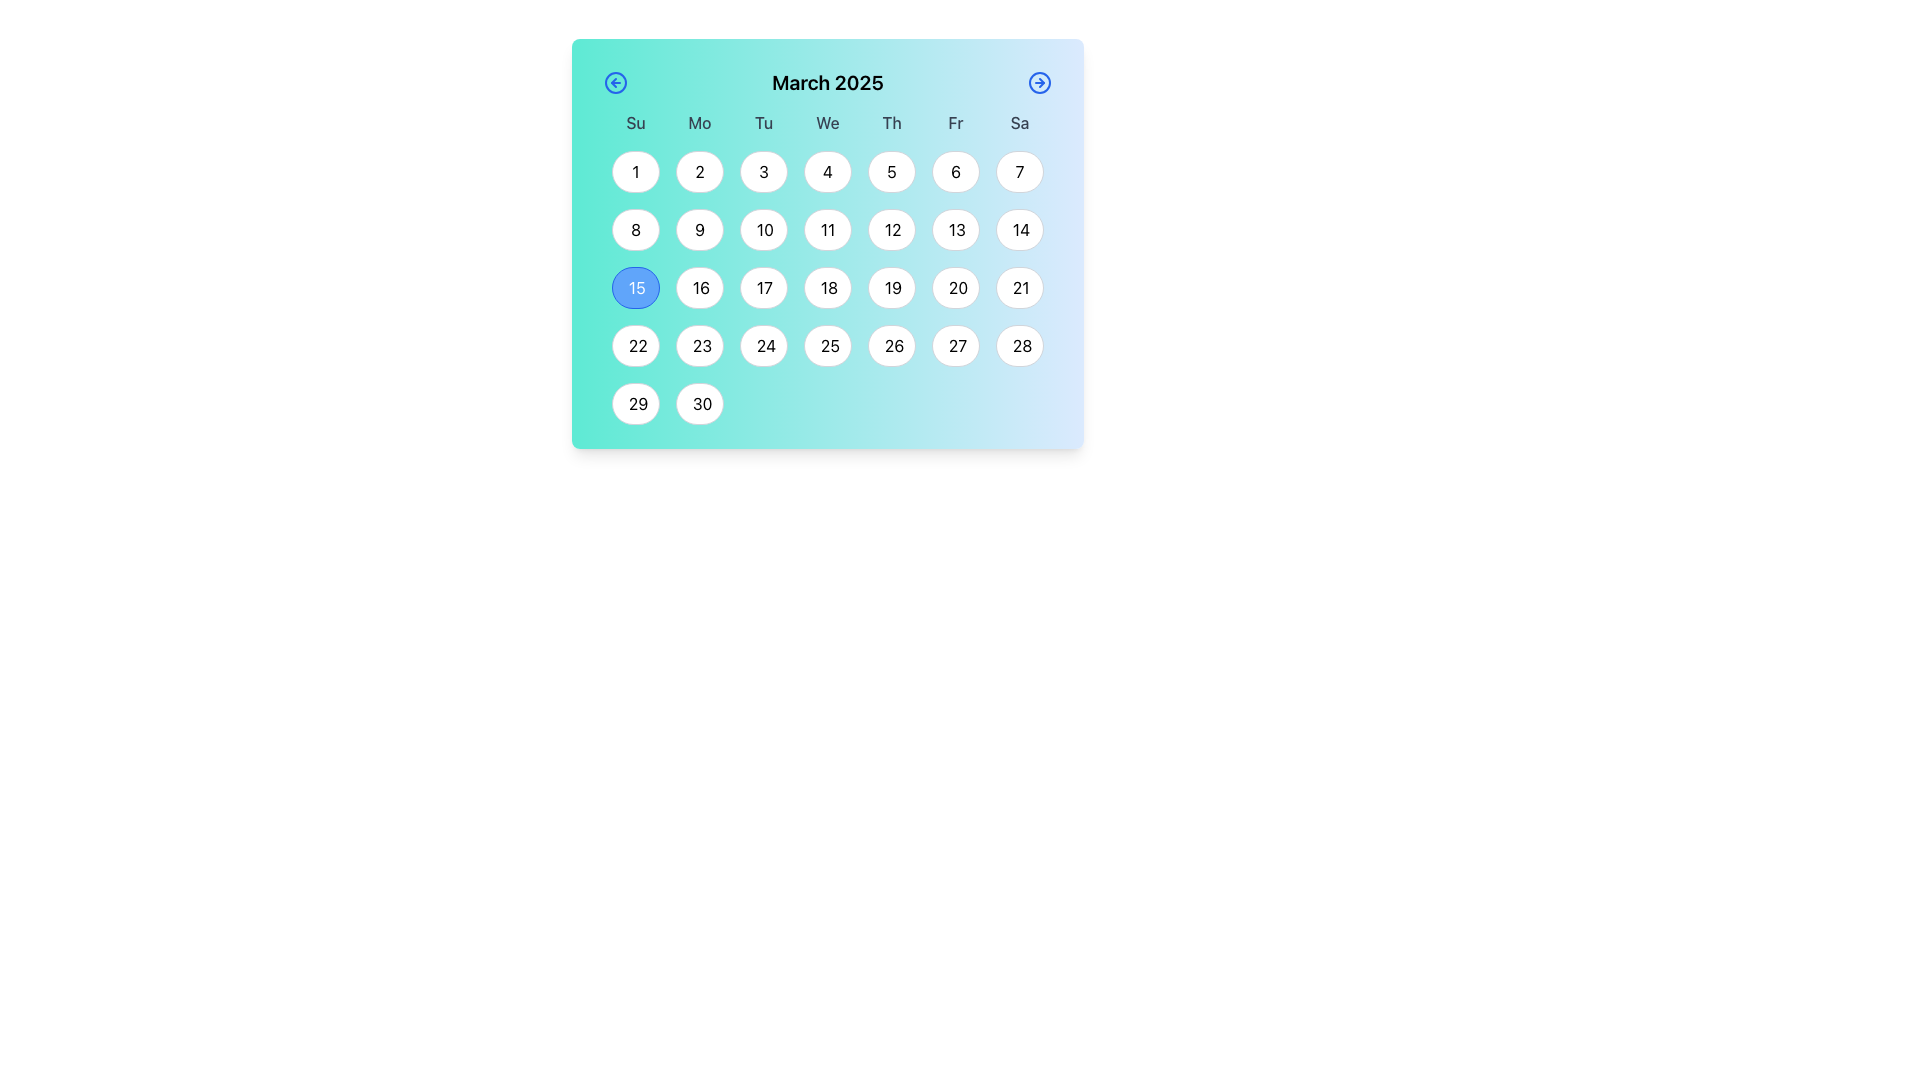 This screenshot has height=1080, width=1920. I want to click on the circular button representing day '6', so click(954, 171).